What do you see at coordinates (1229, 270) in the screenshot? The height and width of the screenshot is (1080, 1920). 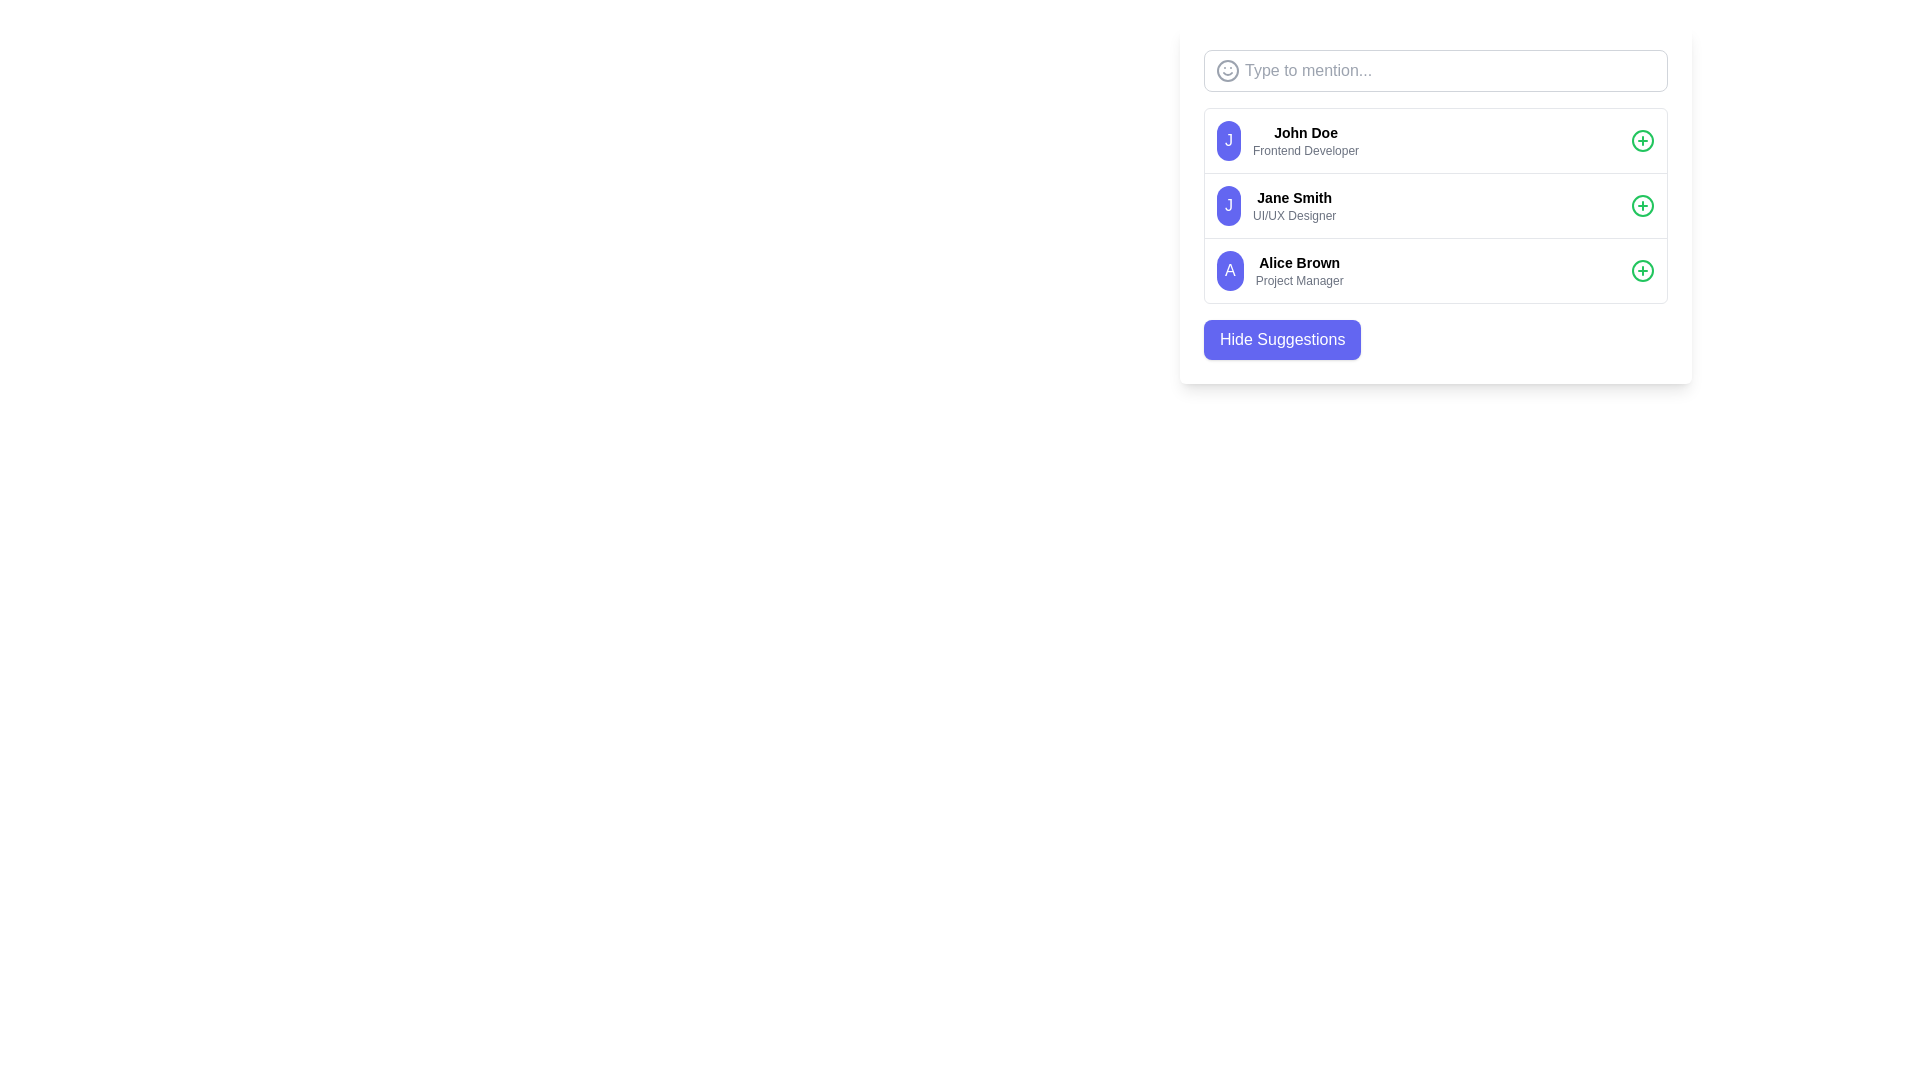 I see `the circular avatar badge representing 'Alice Brown' located at the far-left of her list item, preceding her name and title` at bounding box center [1229, 270].